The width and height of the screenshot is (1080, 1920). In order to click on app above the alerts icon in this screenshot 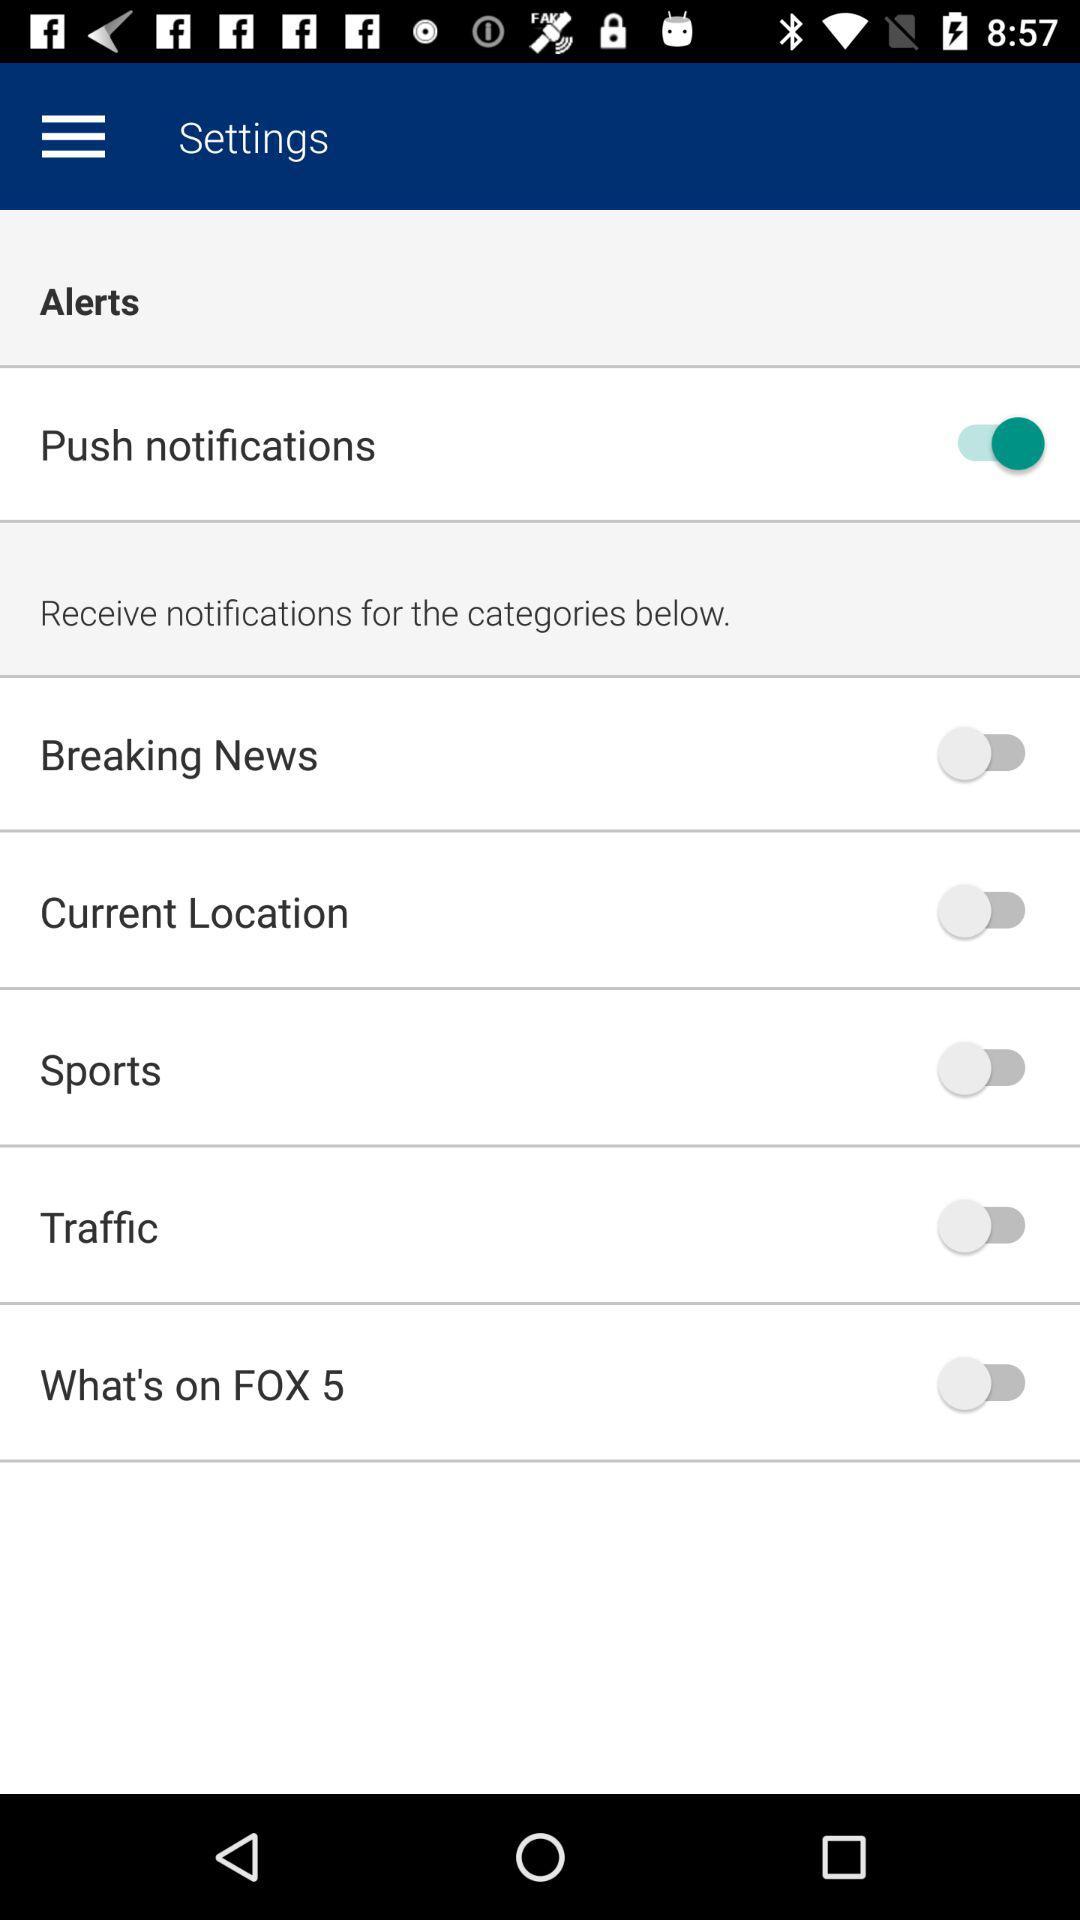, I will do `click(72, 135)`.